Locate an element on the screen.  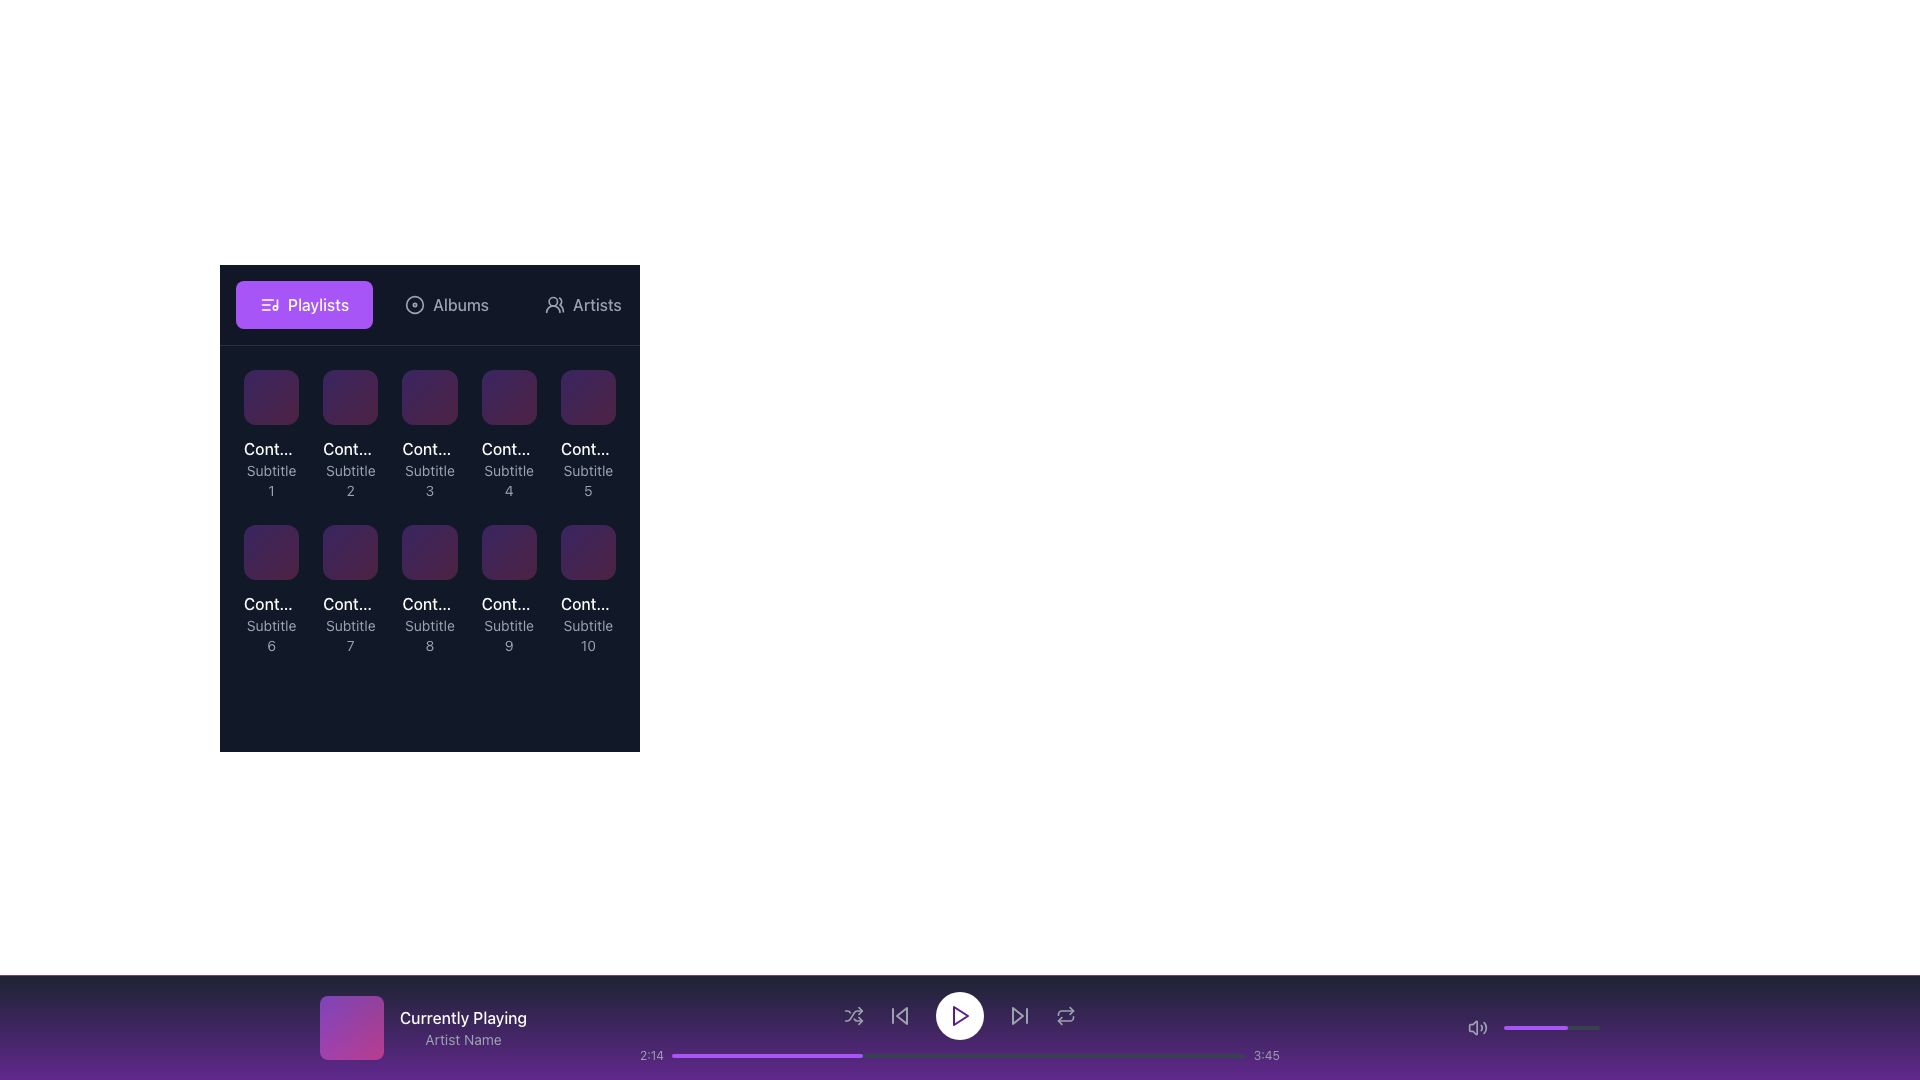
the 'like' or 'favorite' button located in the top-right corner of the card labeled 'Content Title 3' with the subtitle 'Subtitle 3' is located at coordinates (438, 388).